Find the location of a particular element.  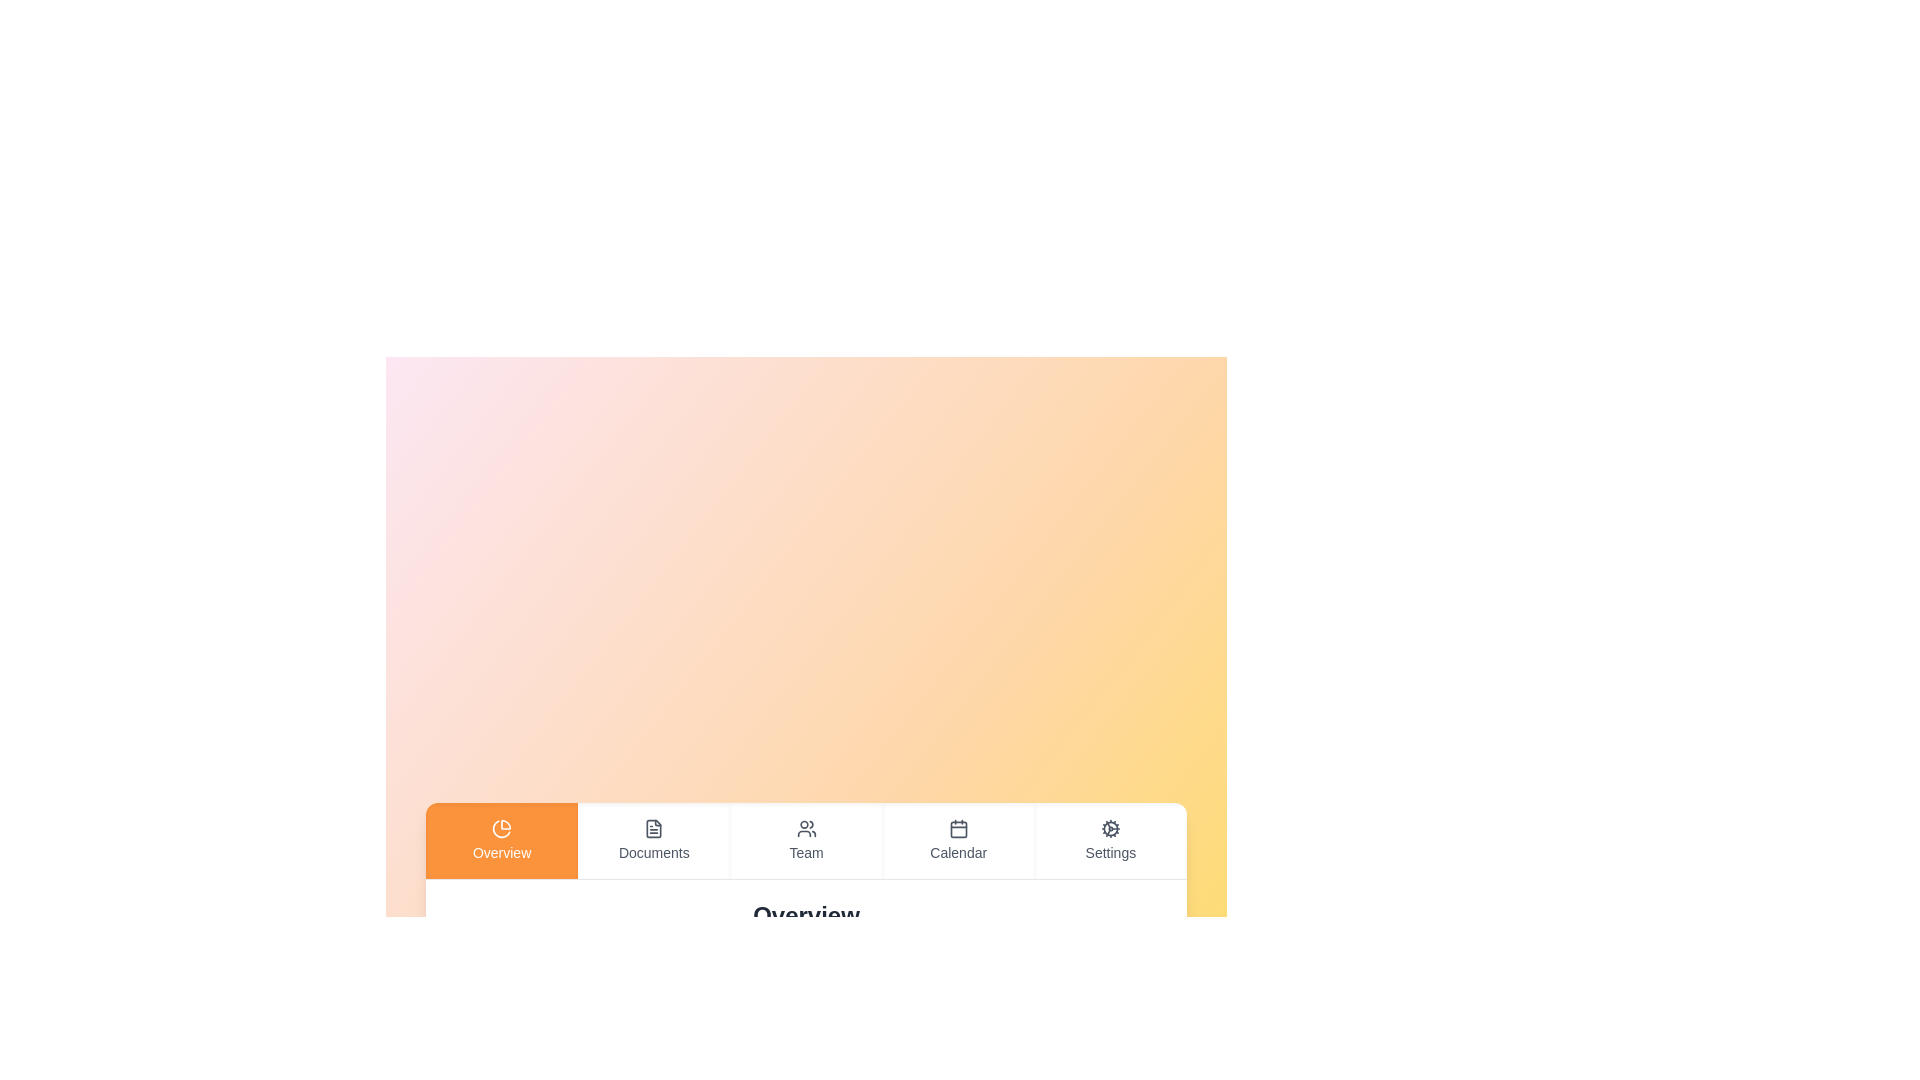

the document icon in the 'Documents' section of the bottom navigation bar is located at coordinates (654, 828).